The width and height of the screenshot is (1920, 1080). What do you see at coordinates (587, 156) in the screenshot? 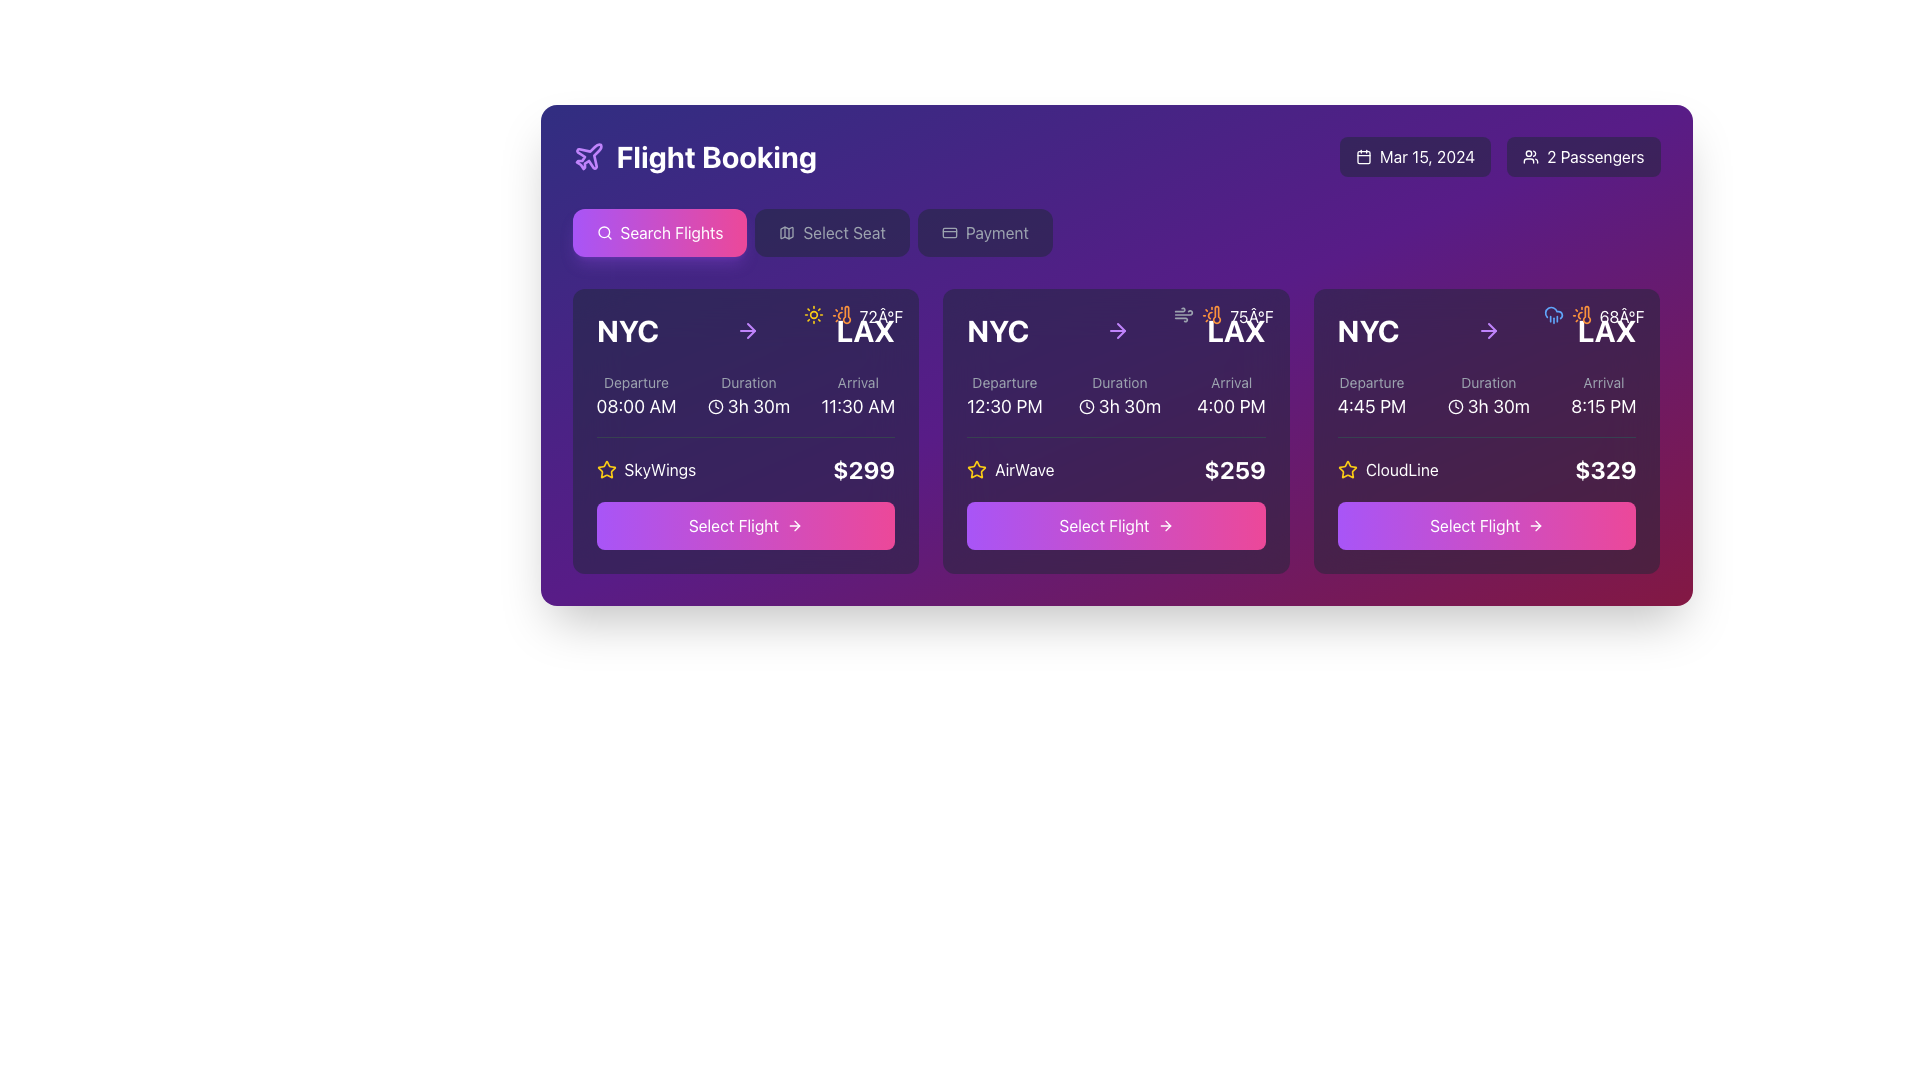
I see `the flight-related icon located to the left of the 'Flight Booking' text in the header section of the interface` at bounding box center [587, 156].